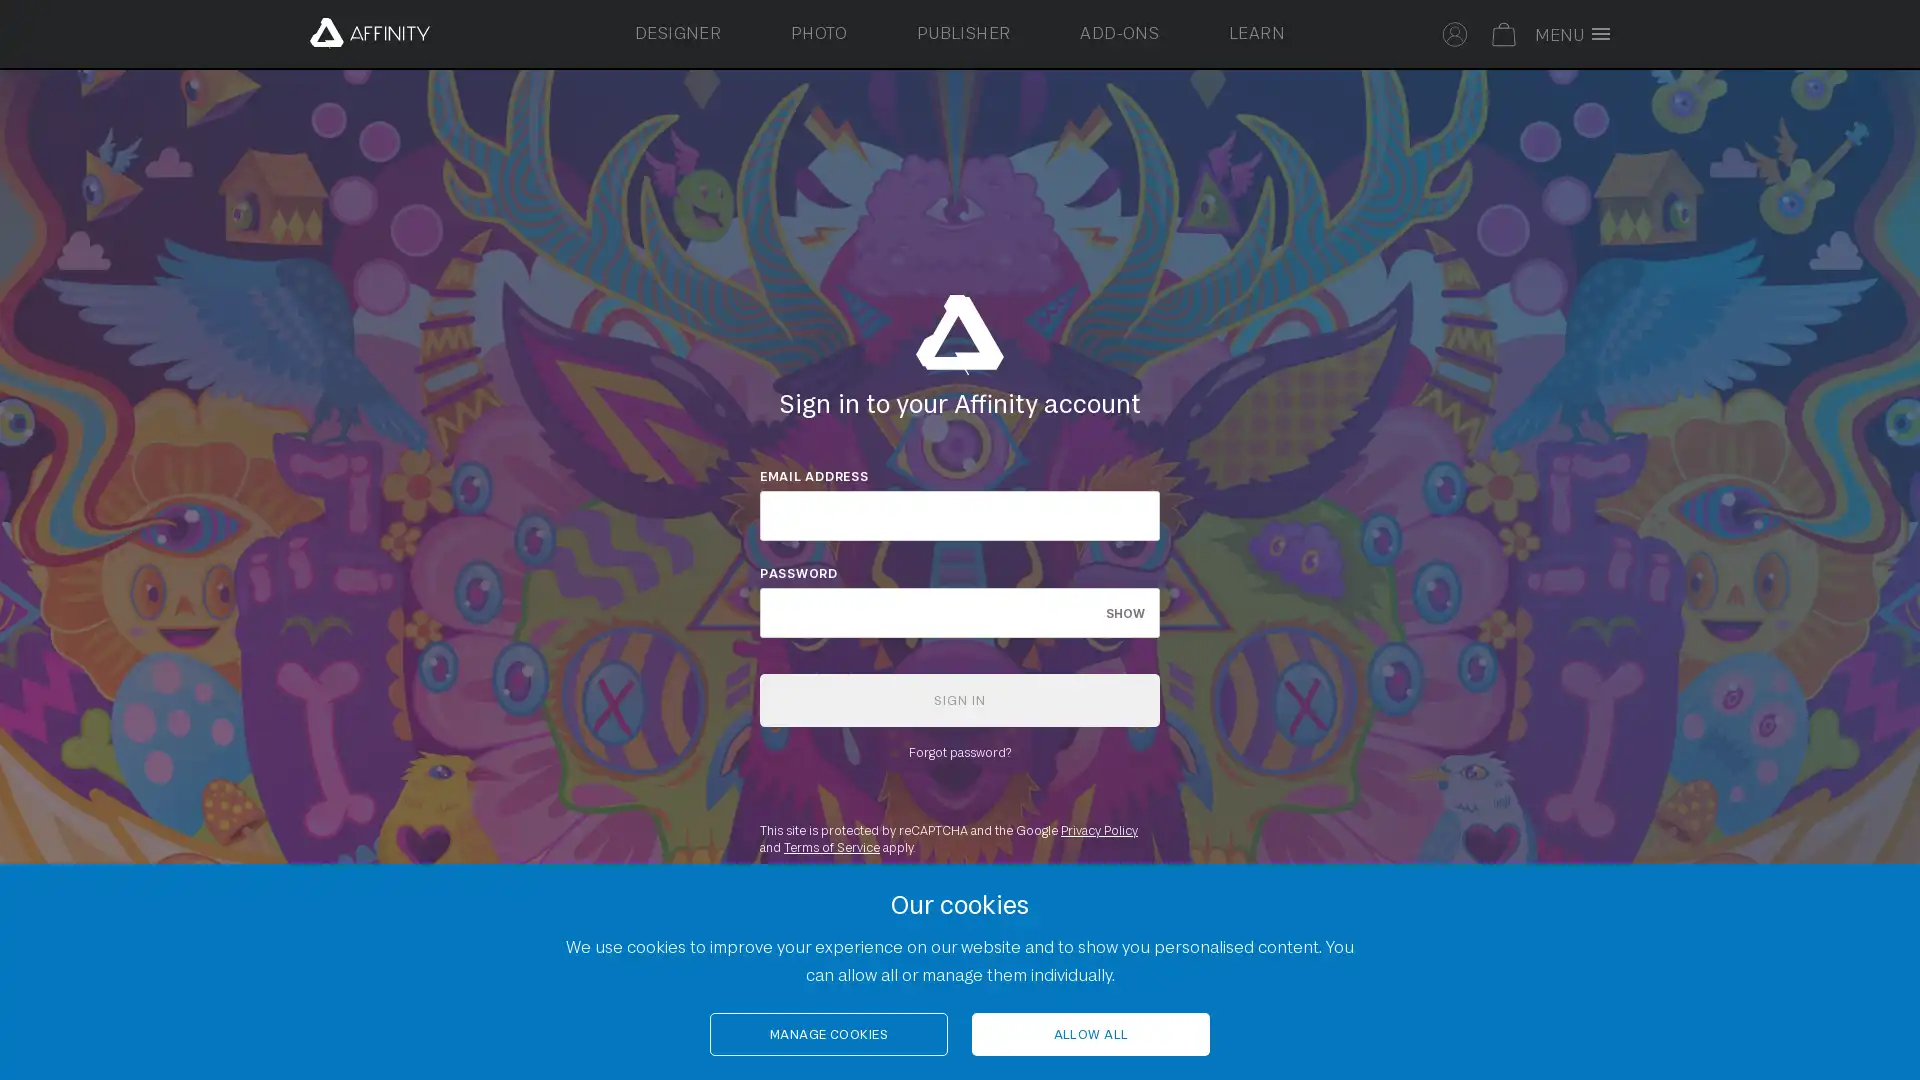 This screenshot has height=1080, width=1920. Describe the element at coordinates (1089, 1034) in the screenshot. I see `ALLOW ALL` at that location.